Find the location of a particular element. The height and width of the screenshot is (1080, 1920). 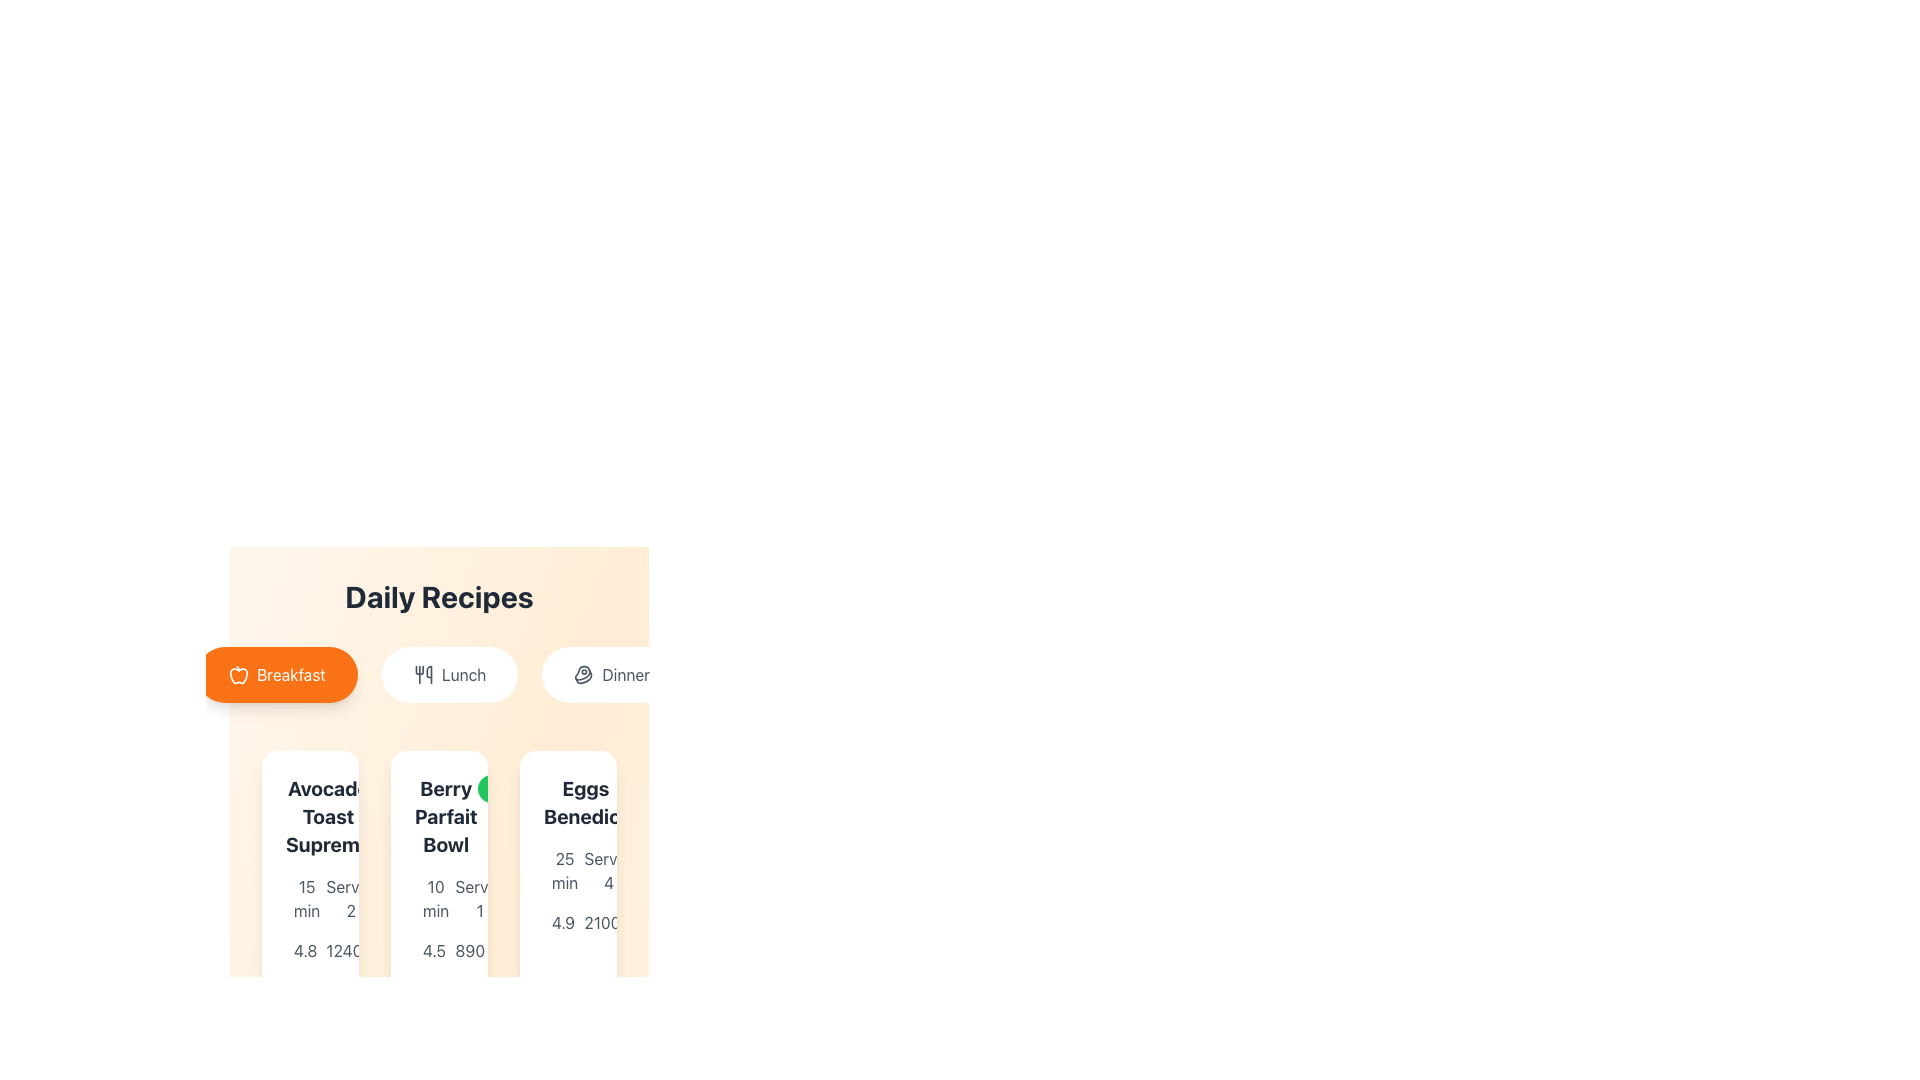

the fork and knife icon, which is located within the 'Lunch' button, positioned slightly to the left of the center of the button is located at coordinates (422, 675).